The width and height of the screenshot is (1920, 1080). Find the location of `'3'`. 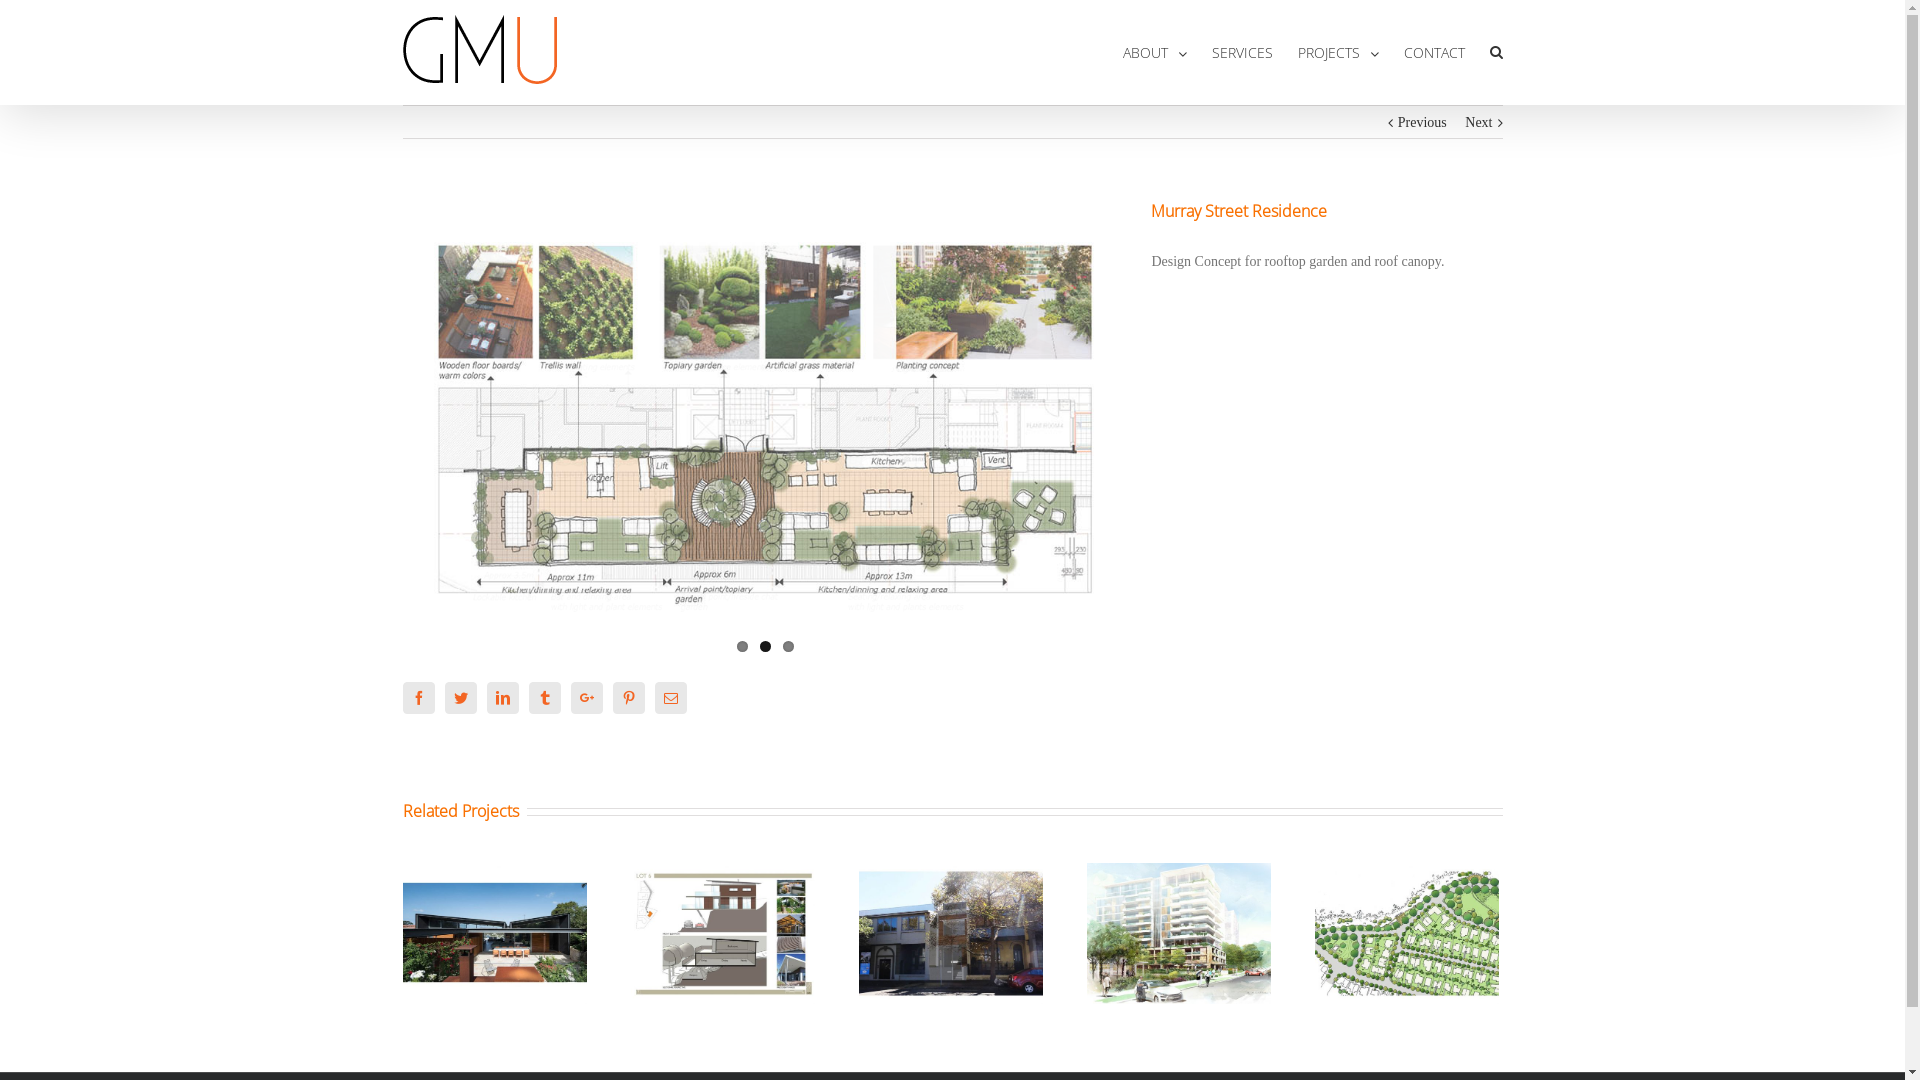

'3' is located at coordinates (781, 646).